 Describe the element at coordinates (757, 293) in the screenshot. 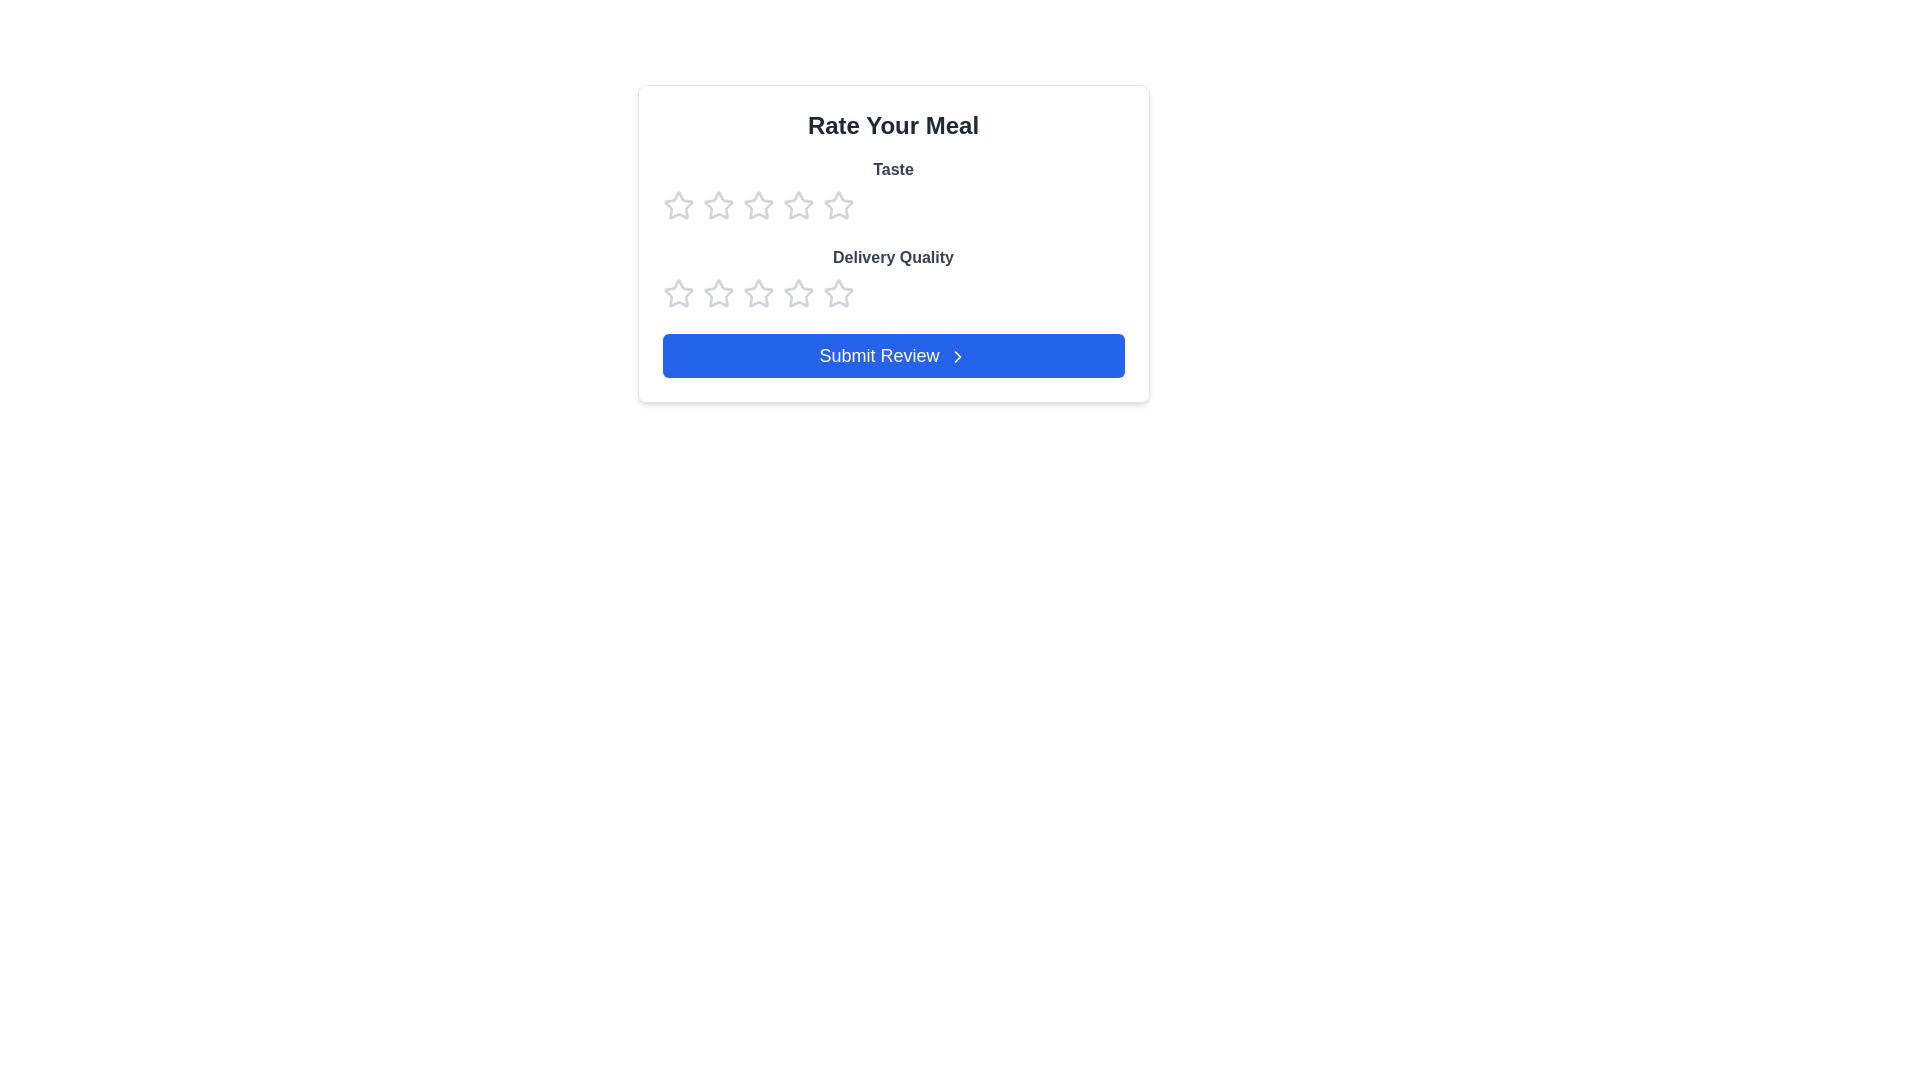

I see `the second star icon from the left in the second row of the star rating system under the 'Delivery Quality' label` at that location.